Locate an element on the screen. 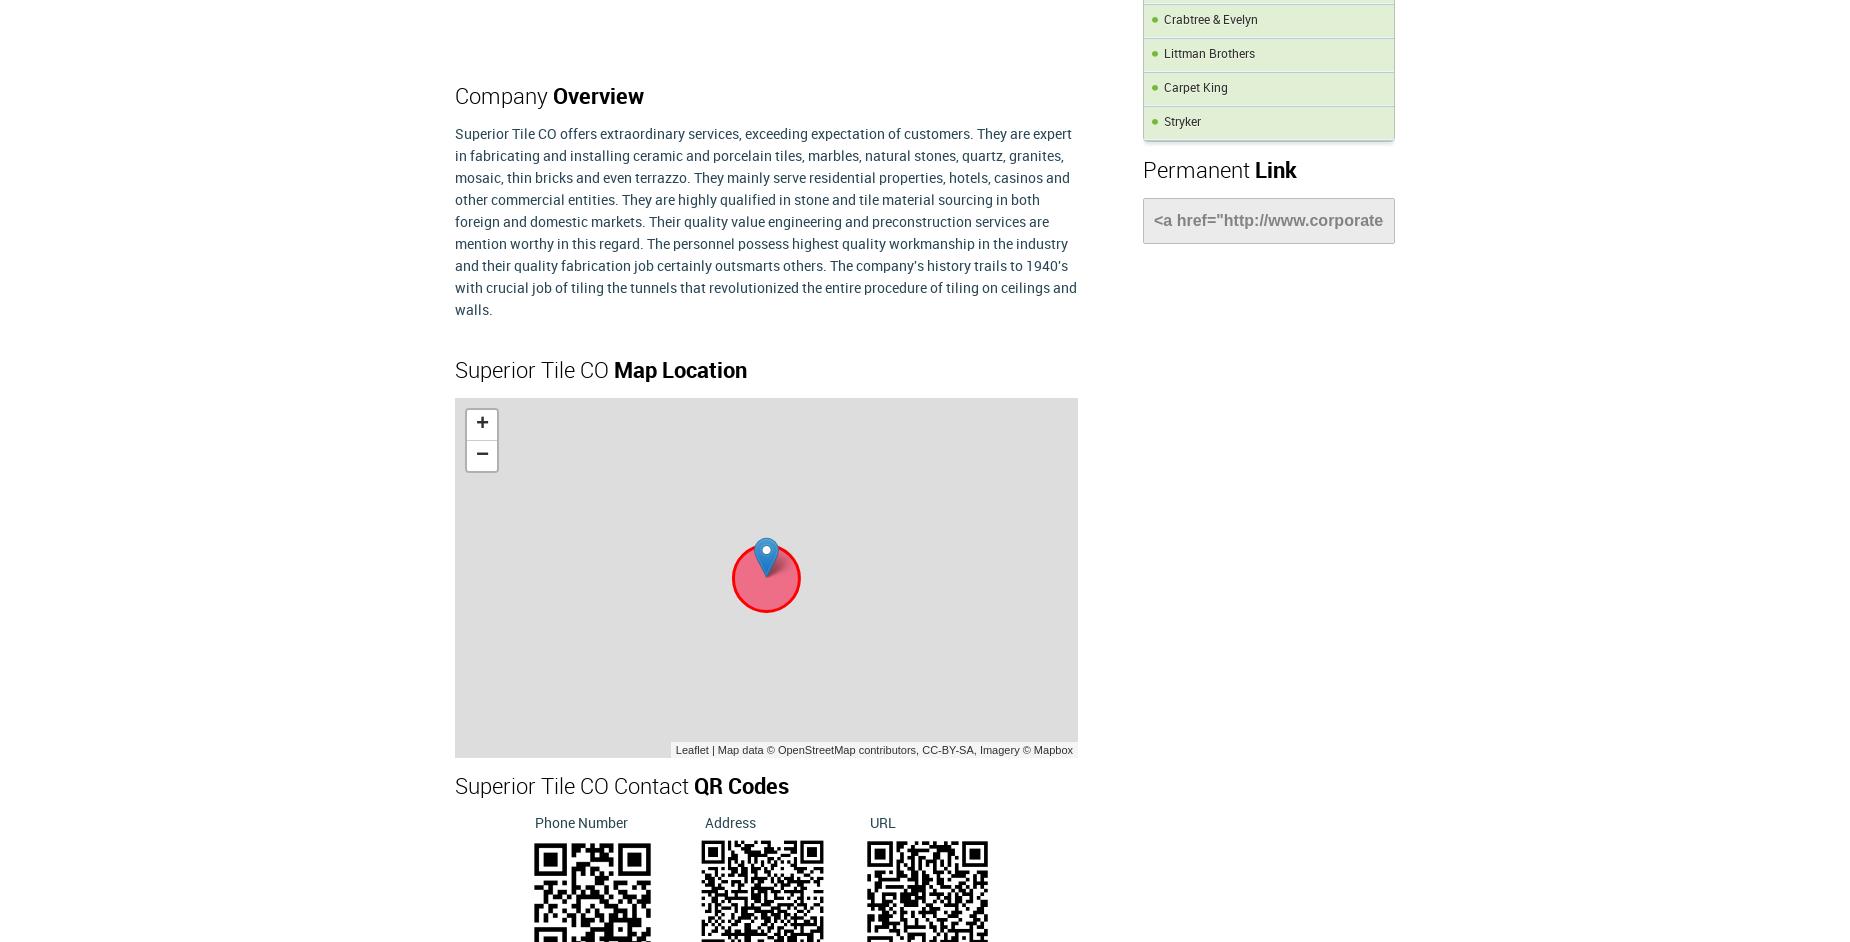 This screenshot has height=942, width=1850. 'QR Codes' is located at coordinates (693, 787).